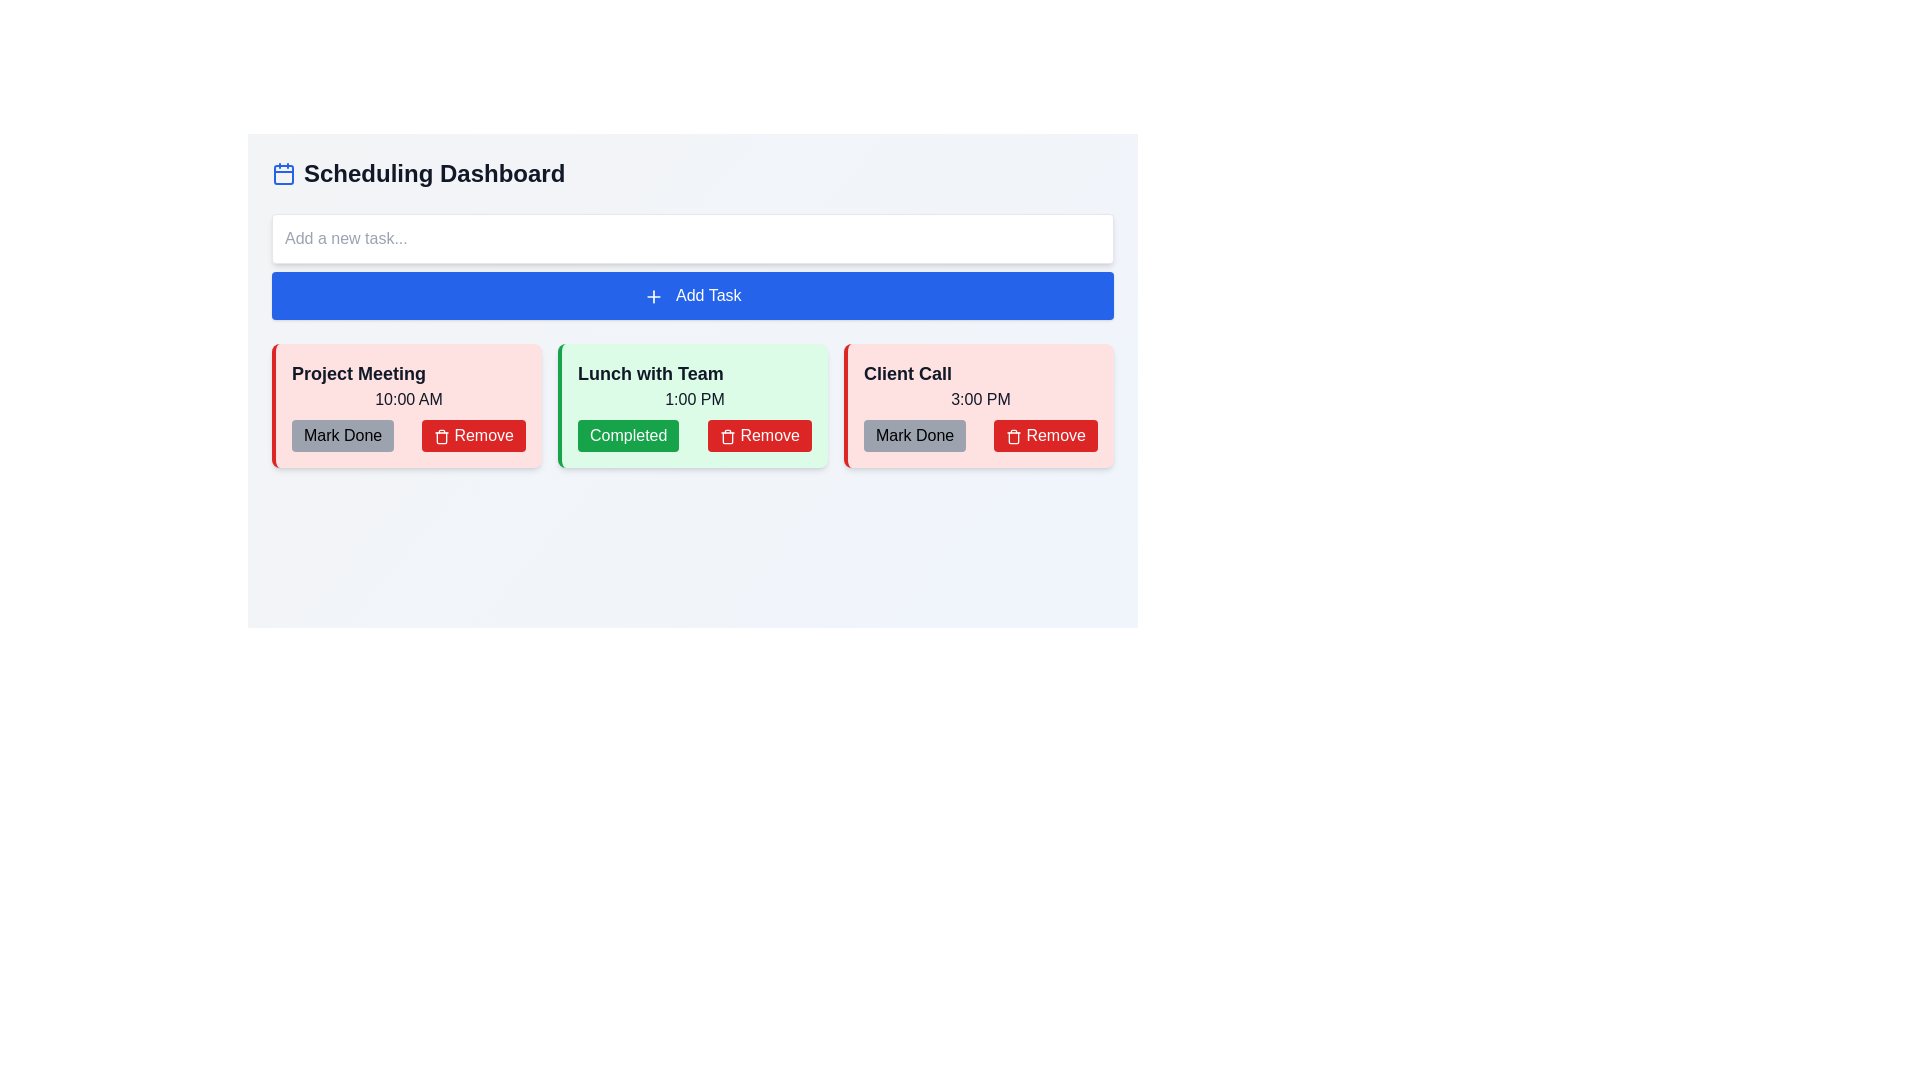  What do you see at coordinates (1013, 437) in the screenshot?
I see `the trash icon within the 'Remove' button located at the bottom-right corner of the 'Client Call' card at 3:00 PM` at bounding box center [1013, 437].